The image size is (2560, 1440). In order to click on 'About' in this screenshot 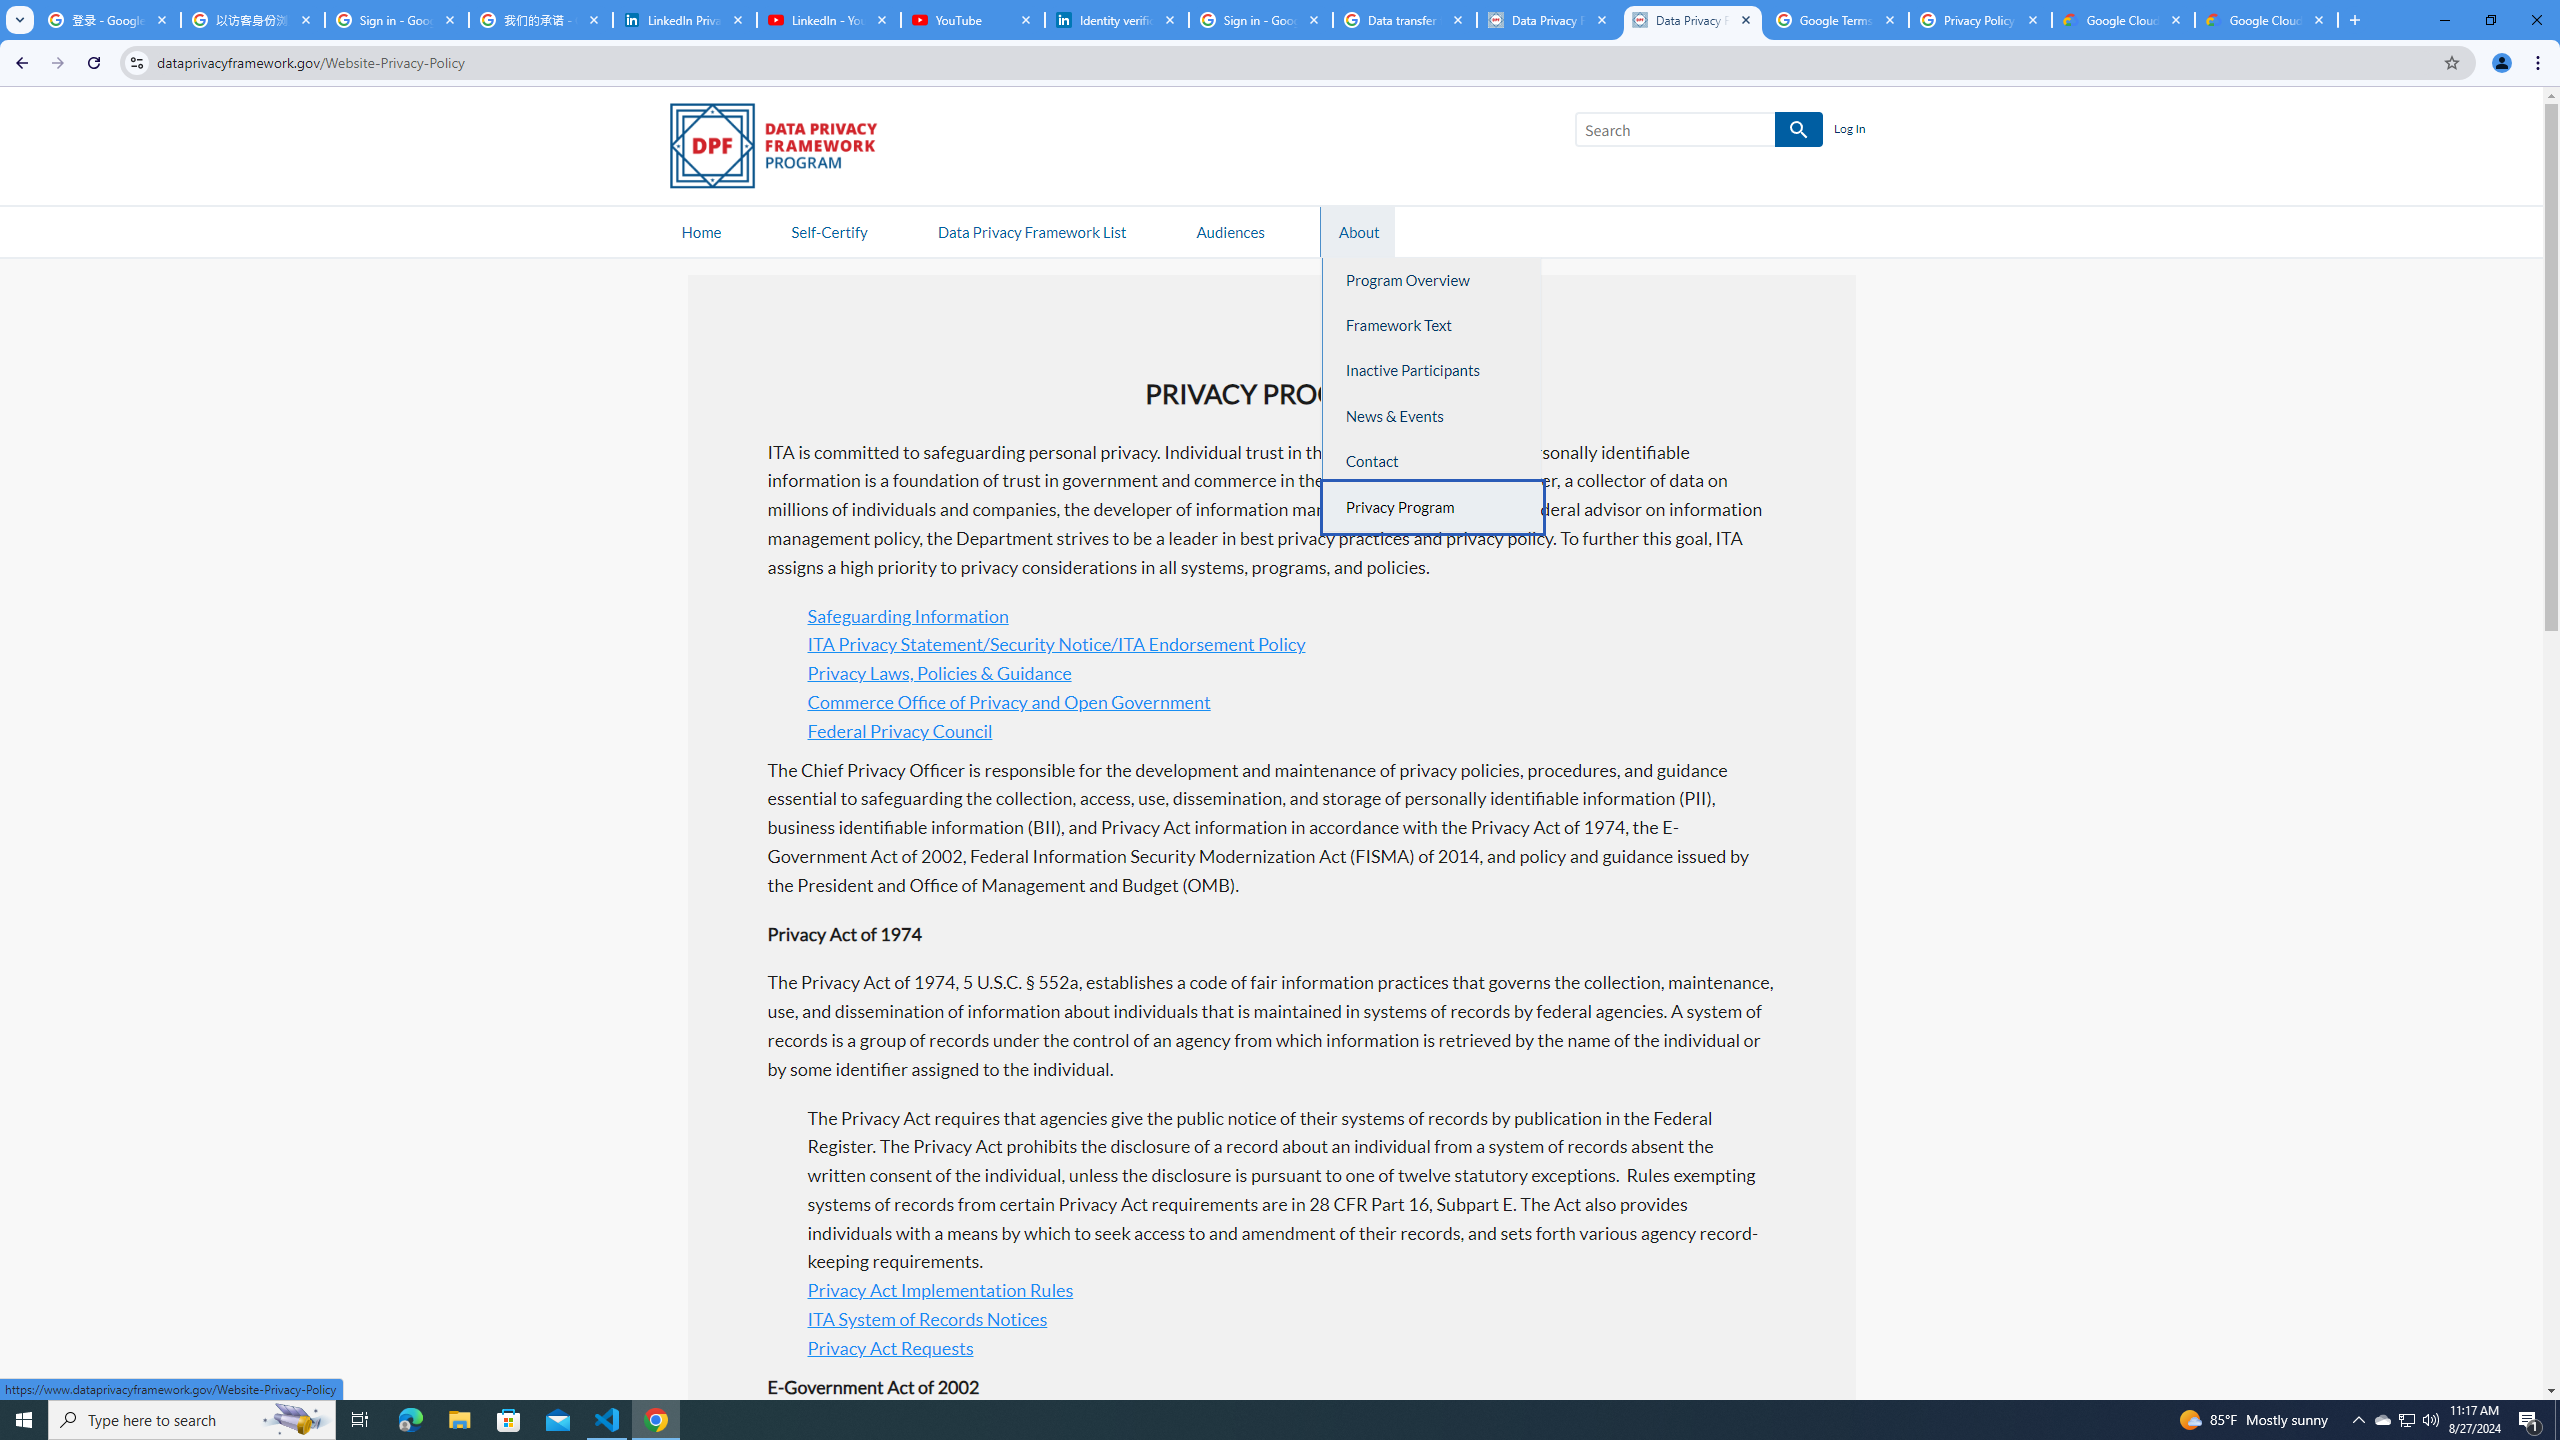, I will do `click(1358, 230)`.